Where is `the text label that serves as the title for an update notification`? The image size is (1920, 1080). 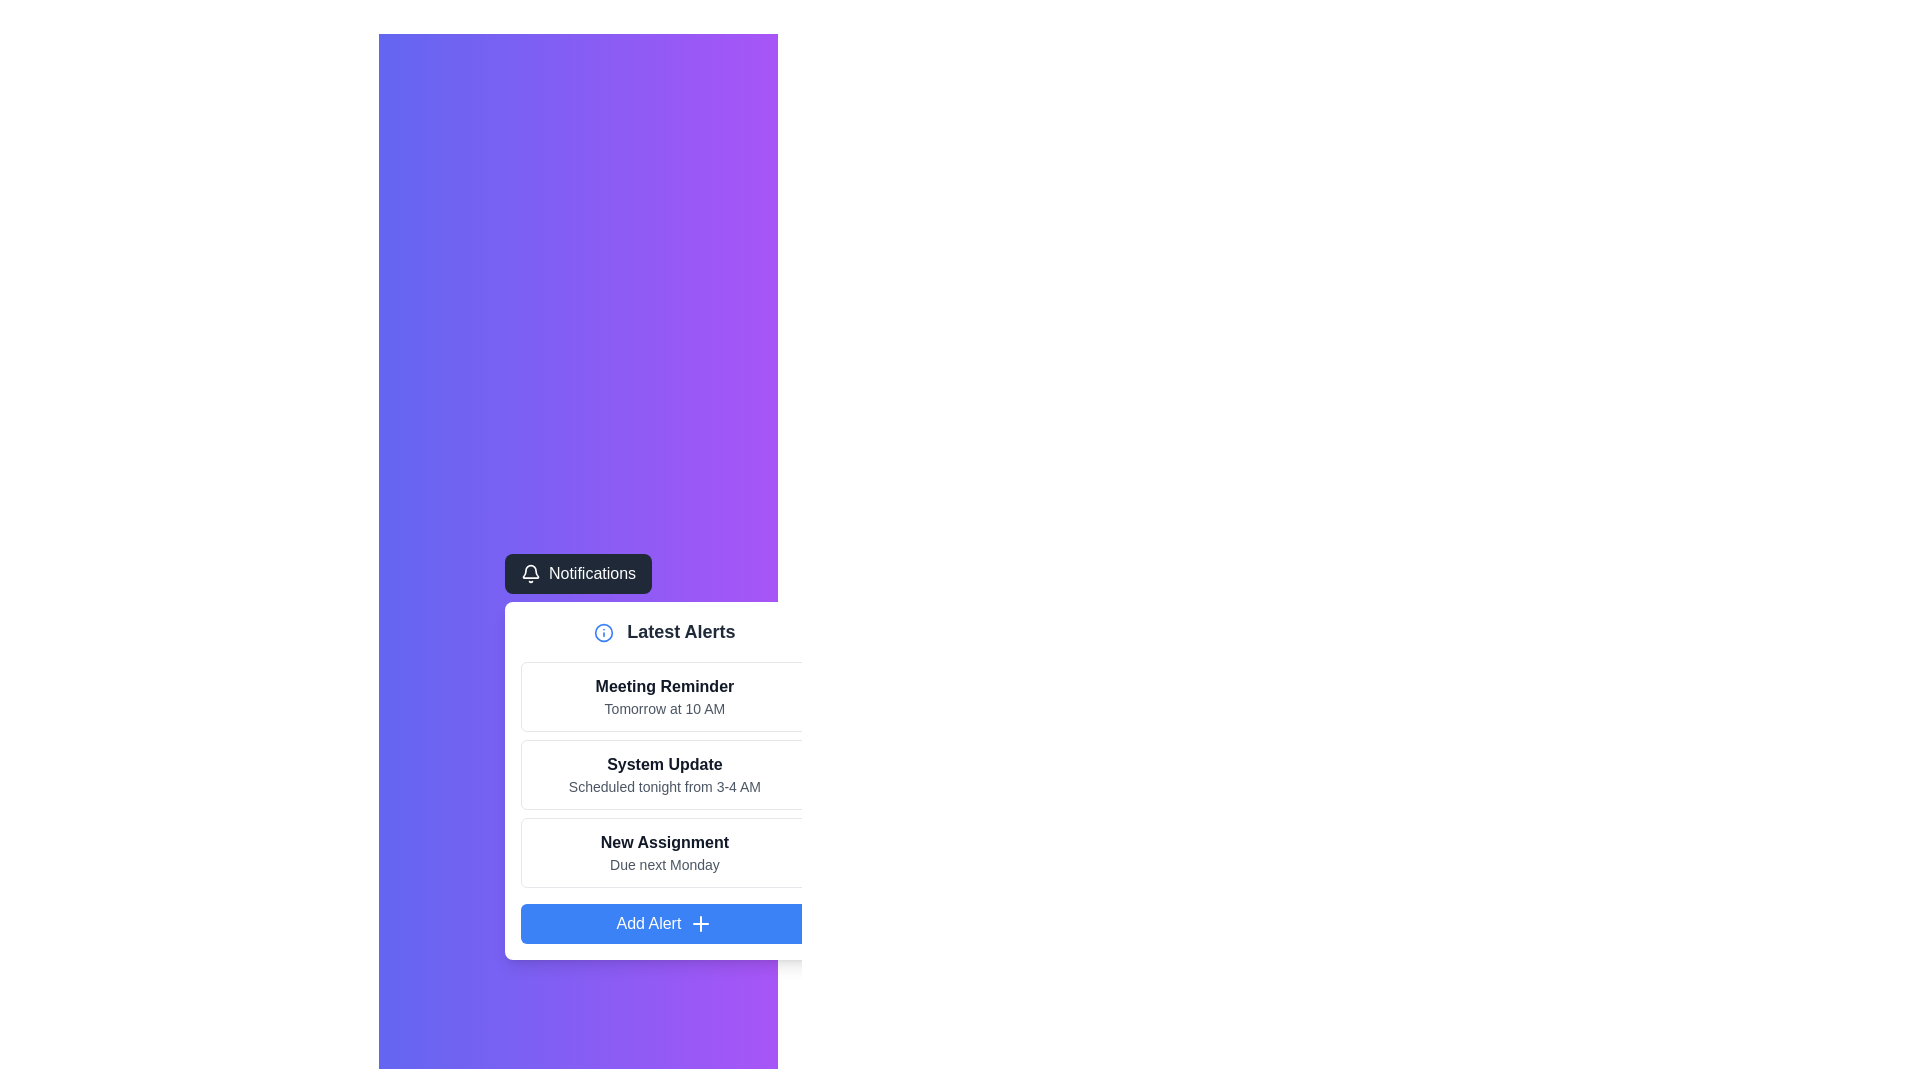 the text label that serves as the title for an update notification is located at coordinates (664, 764).